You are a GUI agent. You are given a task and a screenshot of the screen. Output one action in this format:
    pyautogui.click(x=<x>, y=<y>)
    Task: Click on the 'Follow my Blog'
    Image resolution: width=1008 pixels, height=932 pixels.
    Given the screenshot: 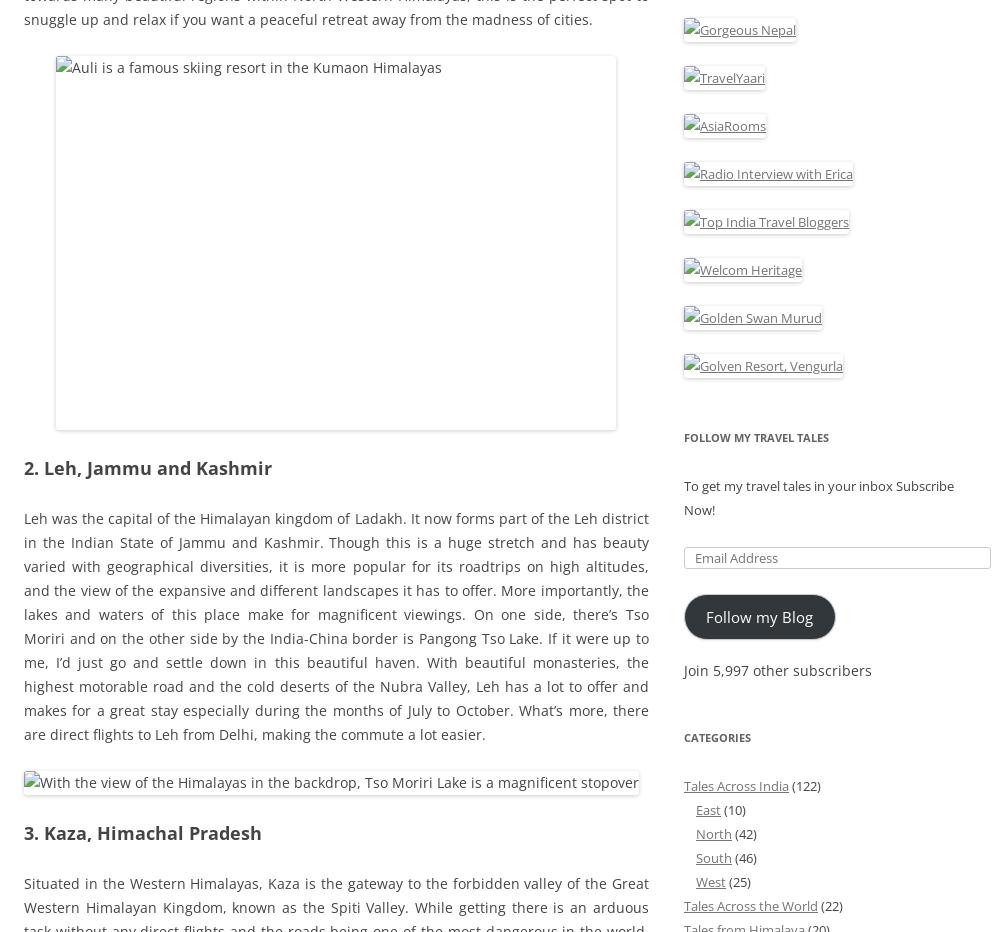 What is the action you would take?
    pyautogui.click(x=759, y=615)
    